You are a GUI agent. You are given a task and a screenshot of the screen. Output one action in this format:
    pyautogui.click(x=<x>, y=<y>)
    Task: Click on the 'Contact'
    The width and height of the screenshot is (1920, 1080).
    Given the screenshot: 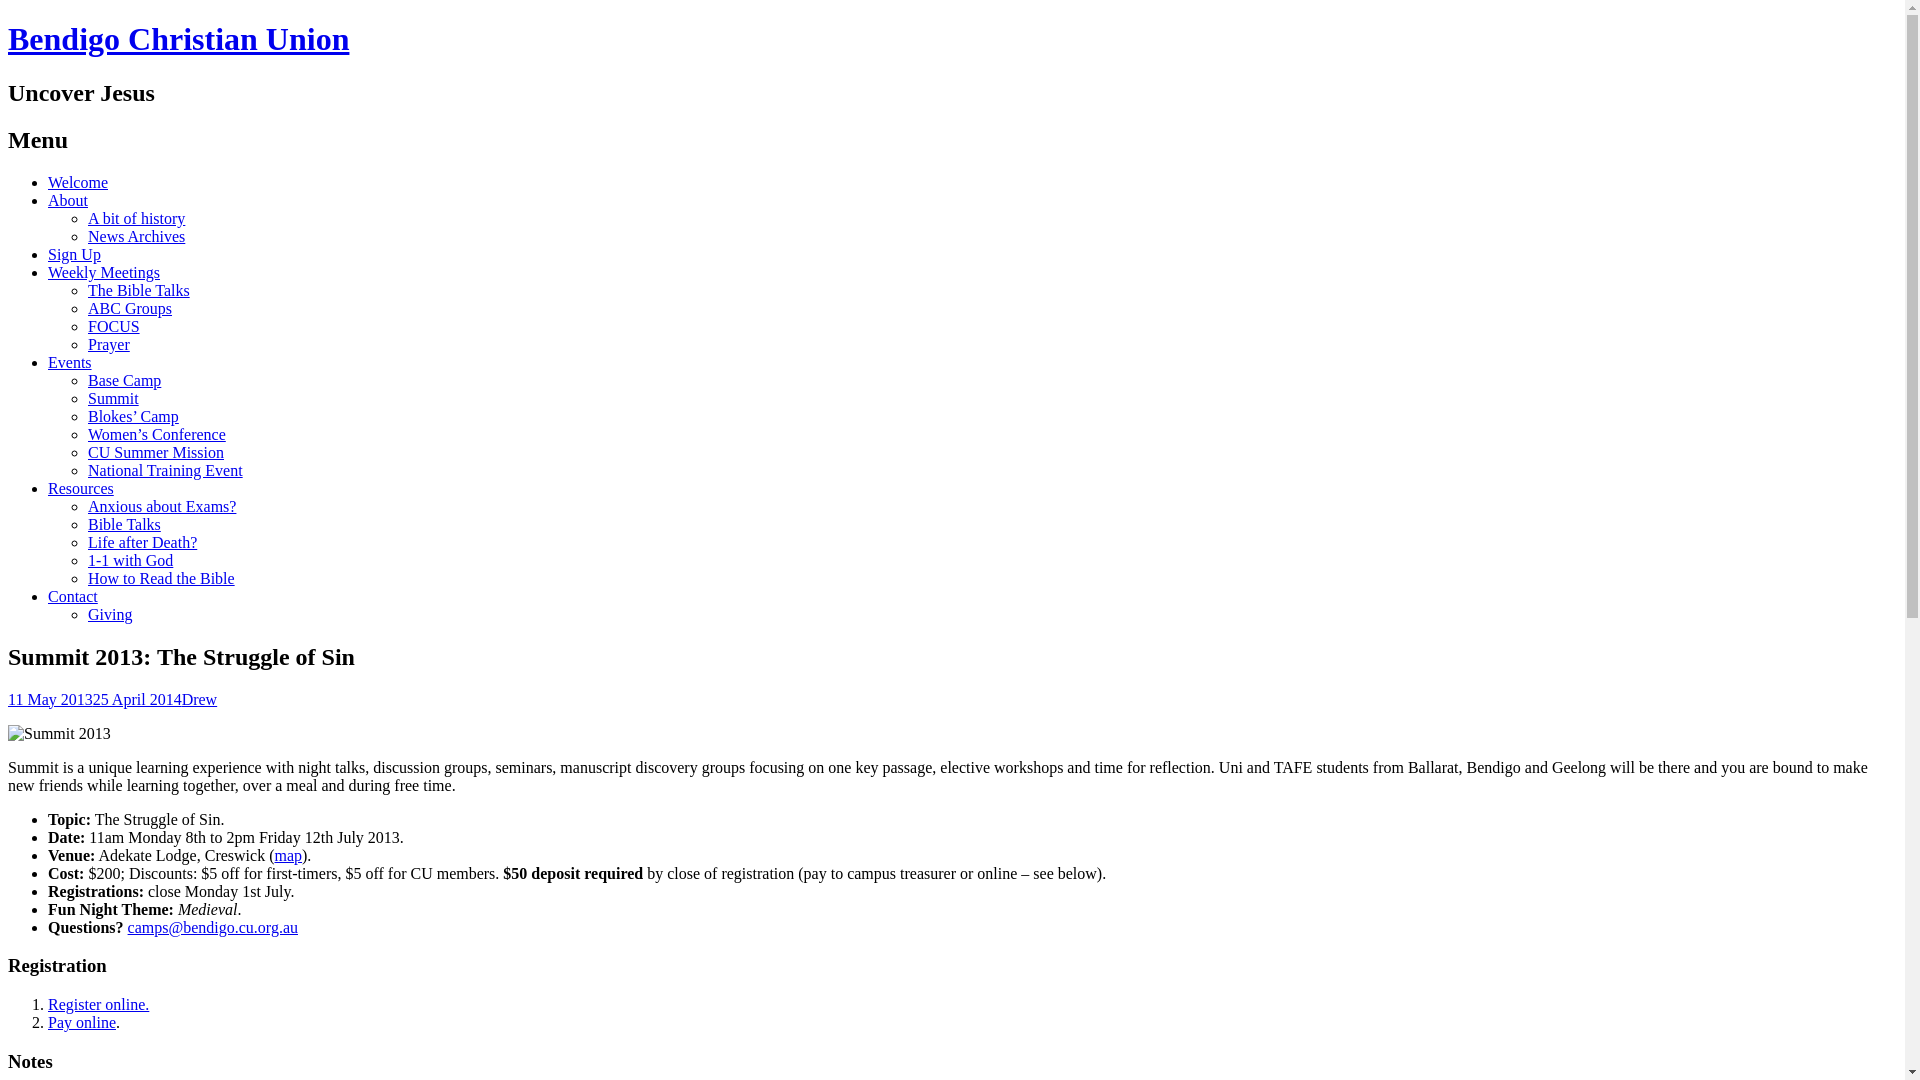 What is the action you would take?
    pyautogui.click(x=72, y=595)
    